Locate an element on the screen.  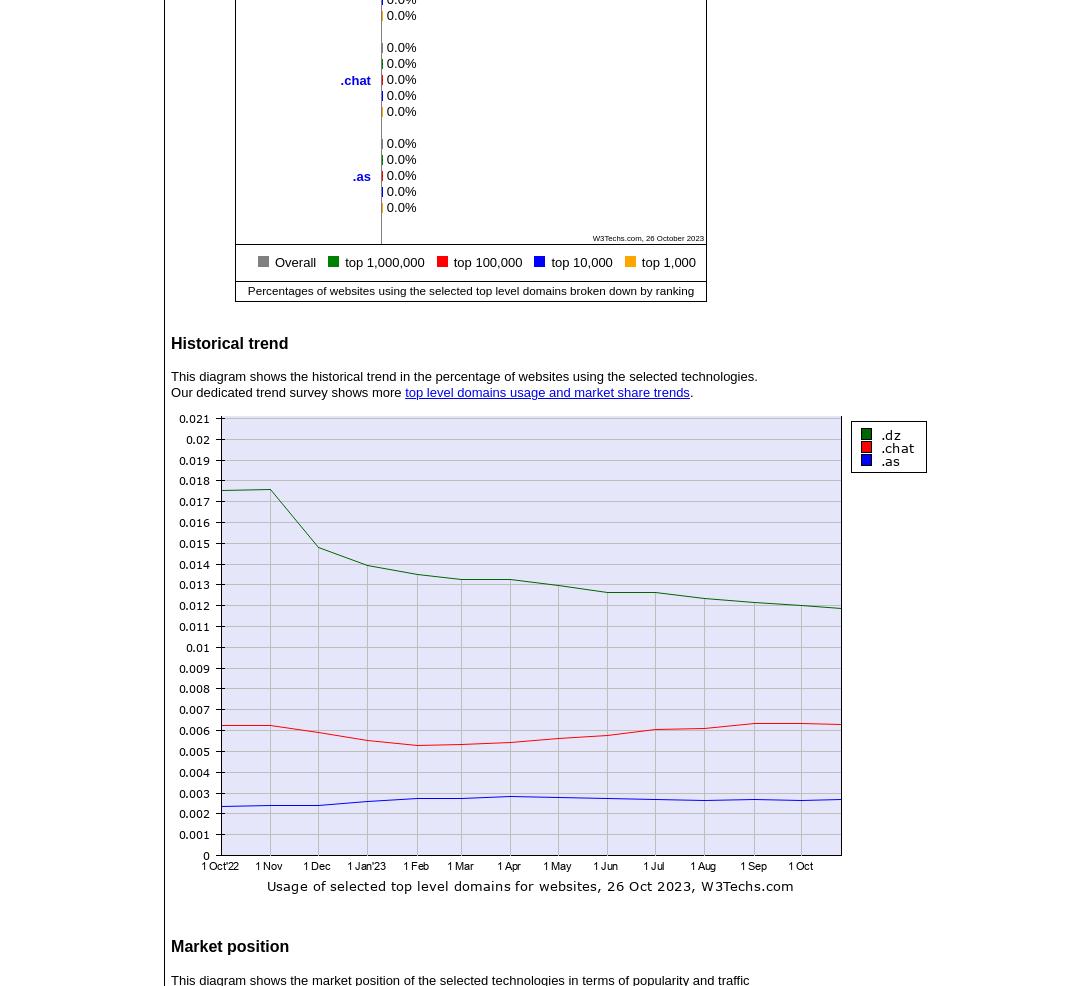
'W3Techs.com, 26 October 2023' is located at coordinates (646, 237).